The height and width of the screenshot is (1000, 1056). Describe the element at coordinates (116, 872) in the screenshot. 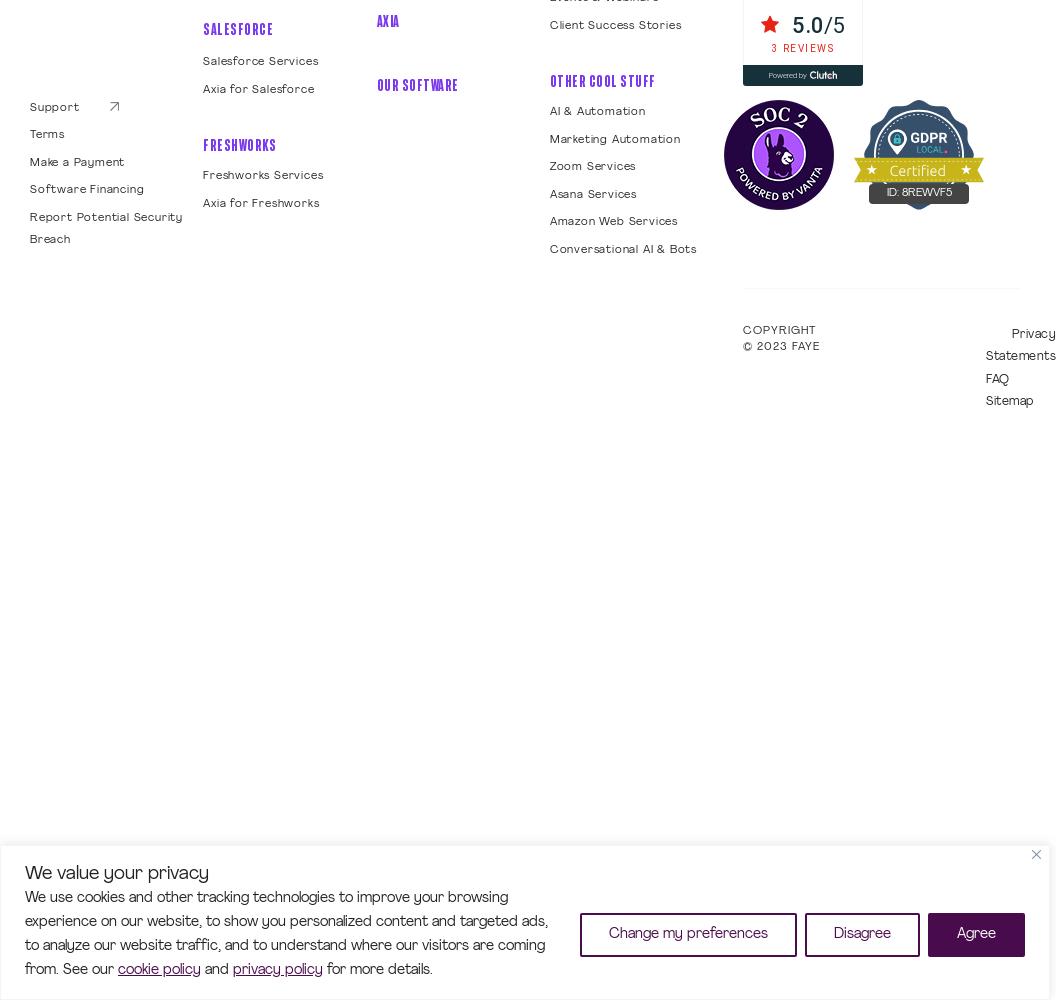

I see `'We value your privacy'` at that location.